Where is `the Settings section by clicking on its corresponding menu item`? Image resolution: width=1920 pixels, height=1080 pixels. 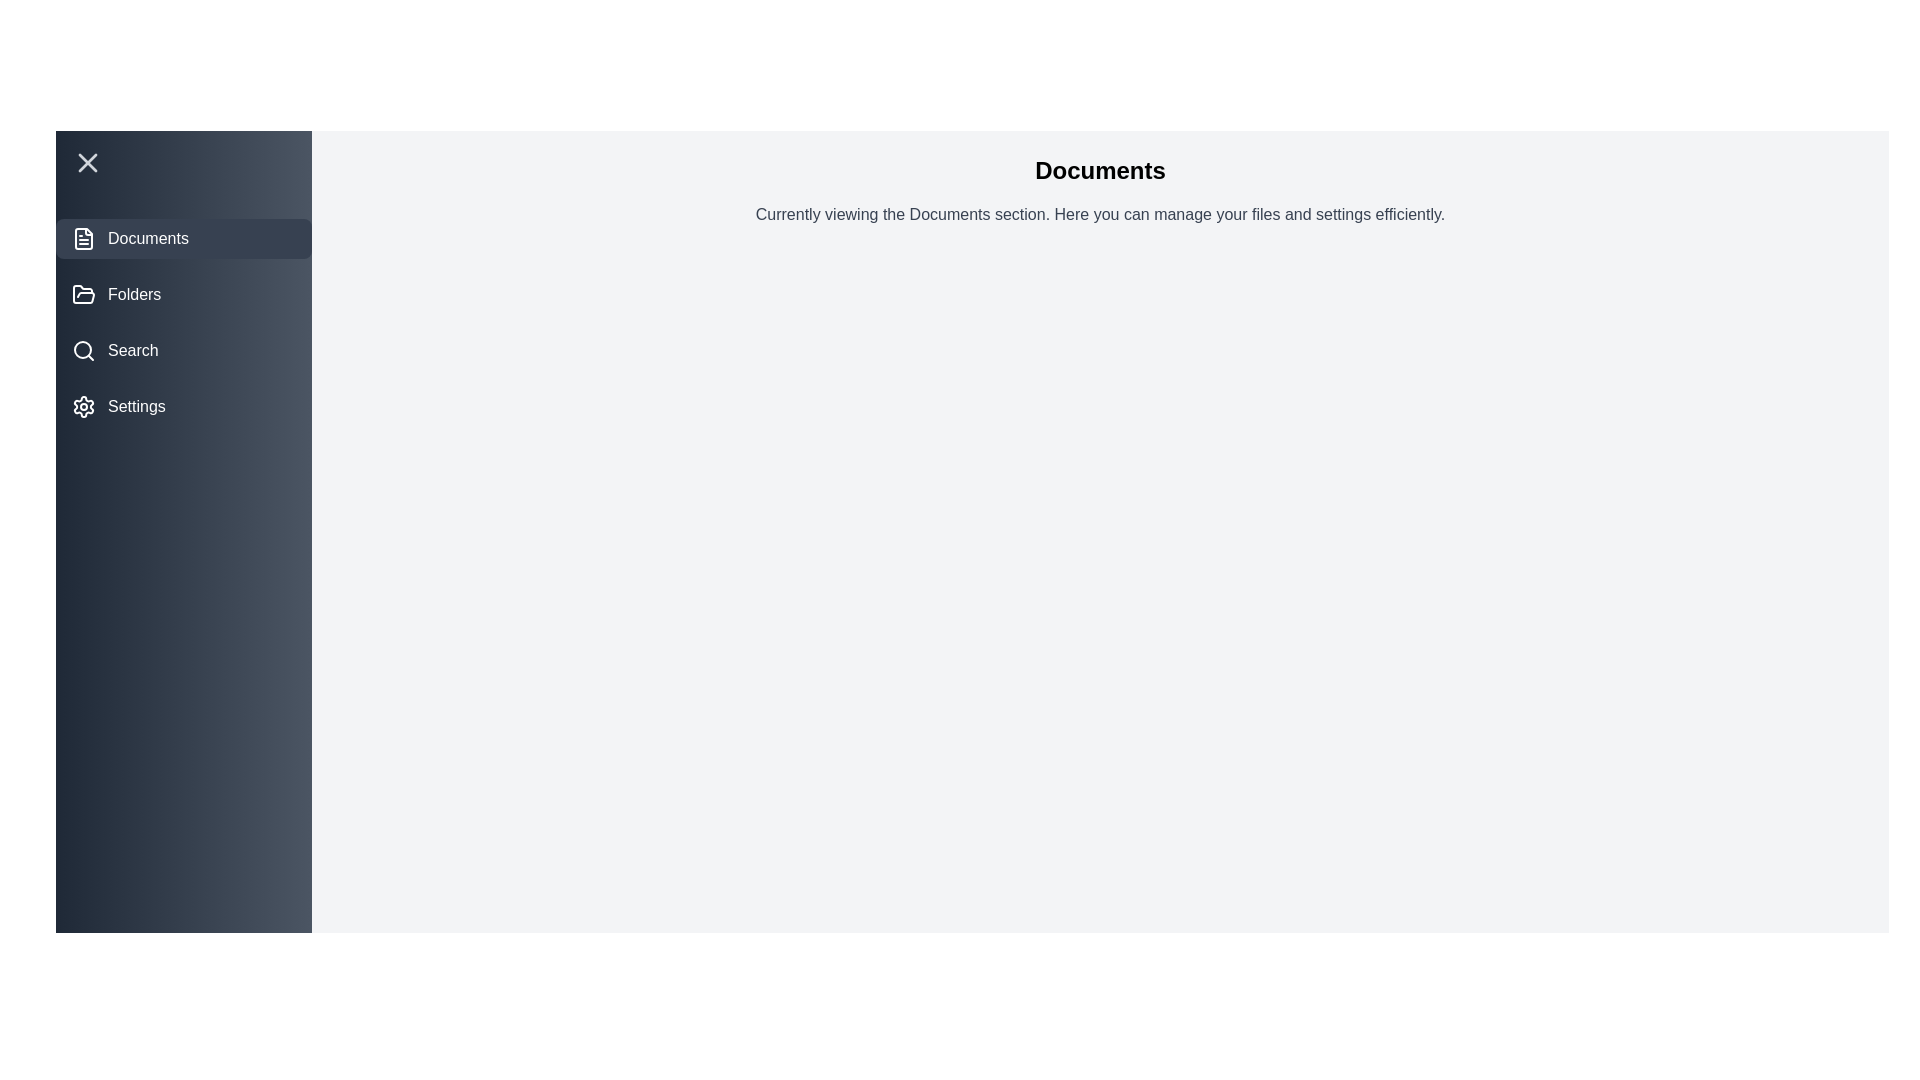 the Settings section by clicking on its corresponding menu item is located at coordinates (183, 406).